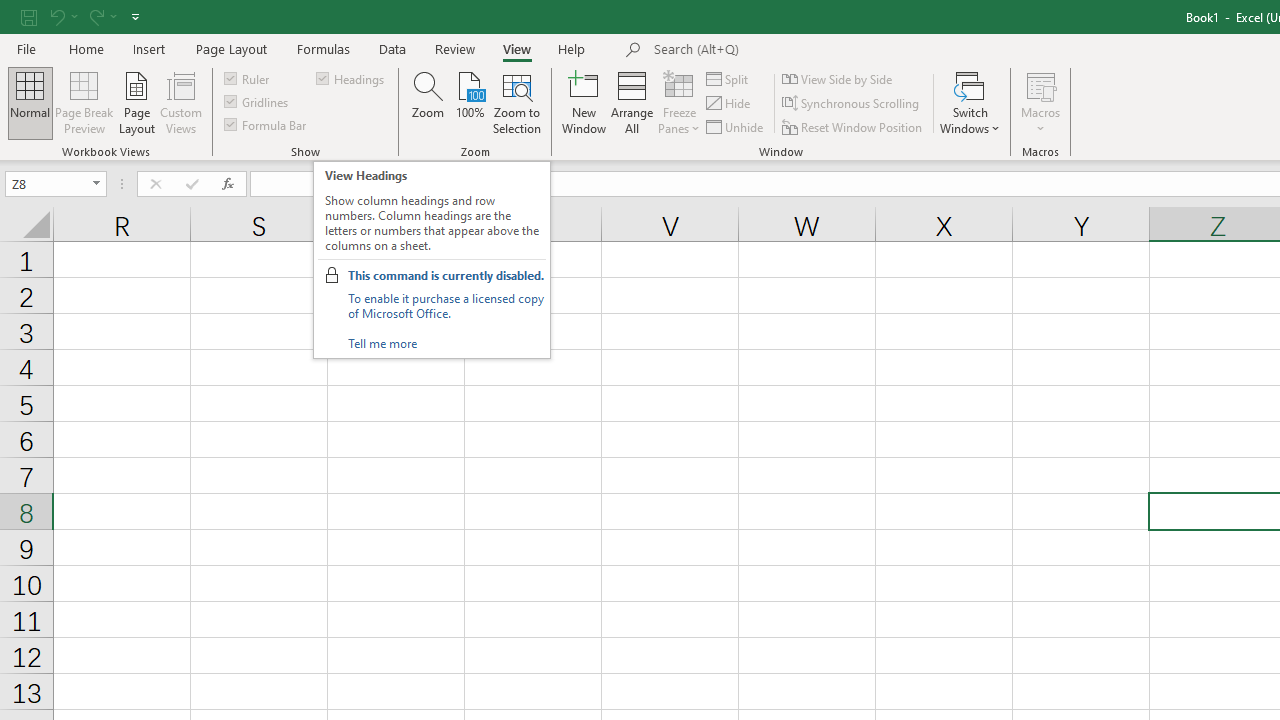 The image size is (1280, 720). Describe the element at coordinates (181, 103) in the screenshot. I see `'Custom Views...'` at that location.